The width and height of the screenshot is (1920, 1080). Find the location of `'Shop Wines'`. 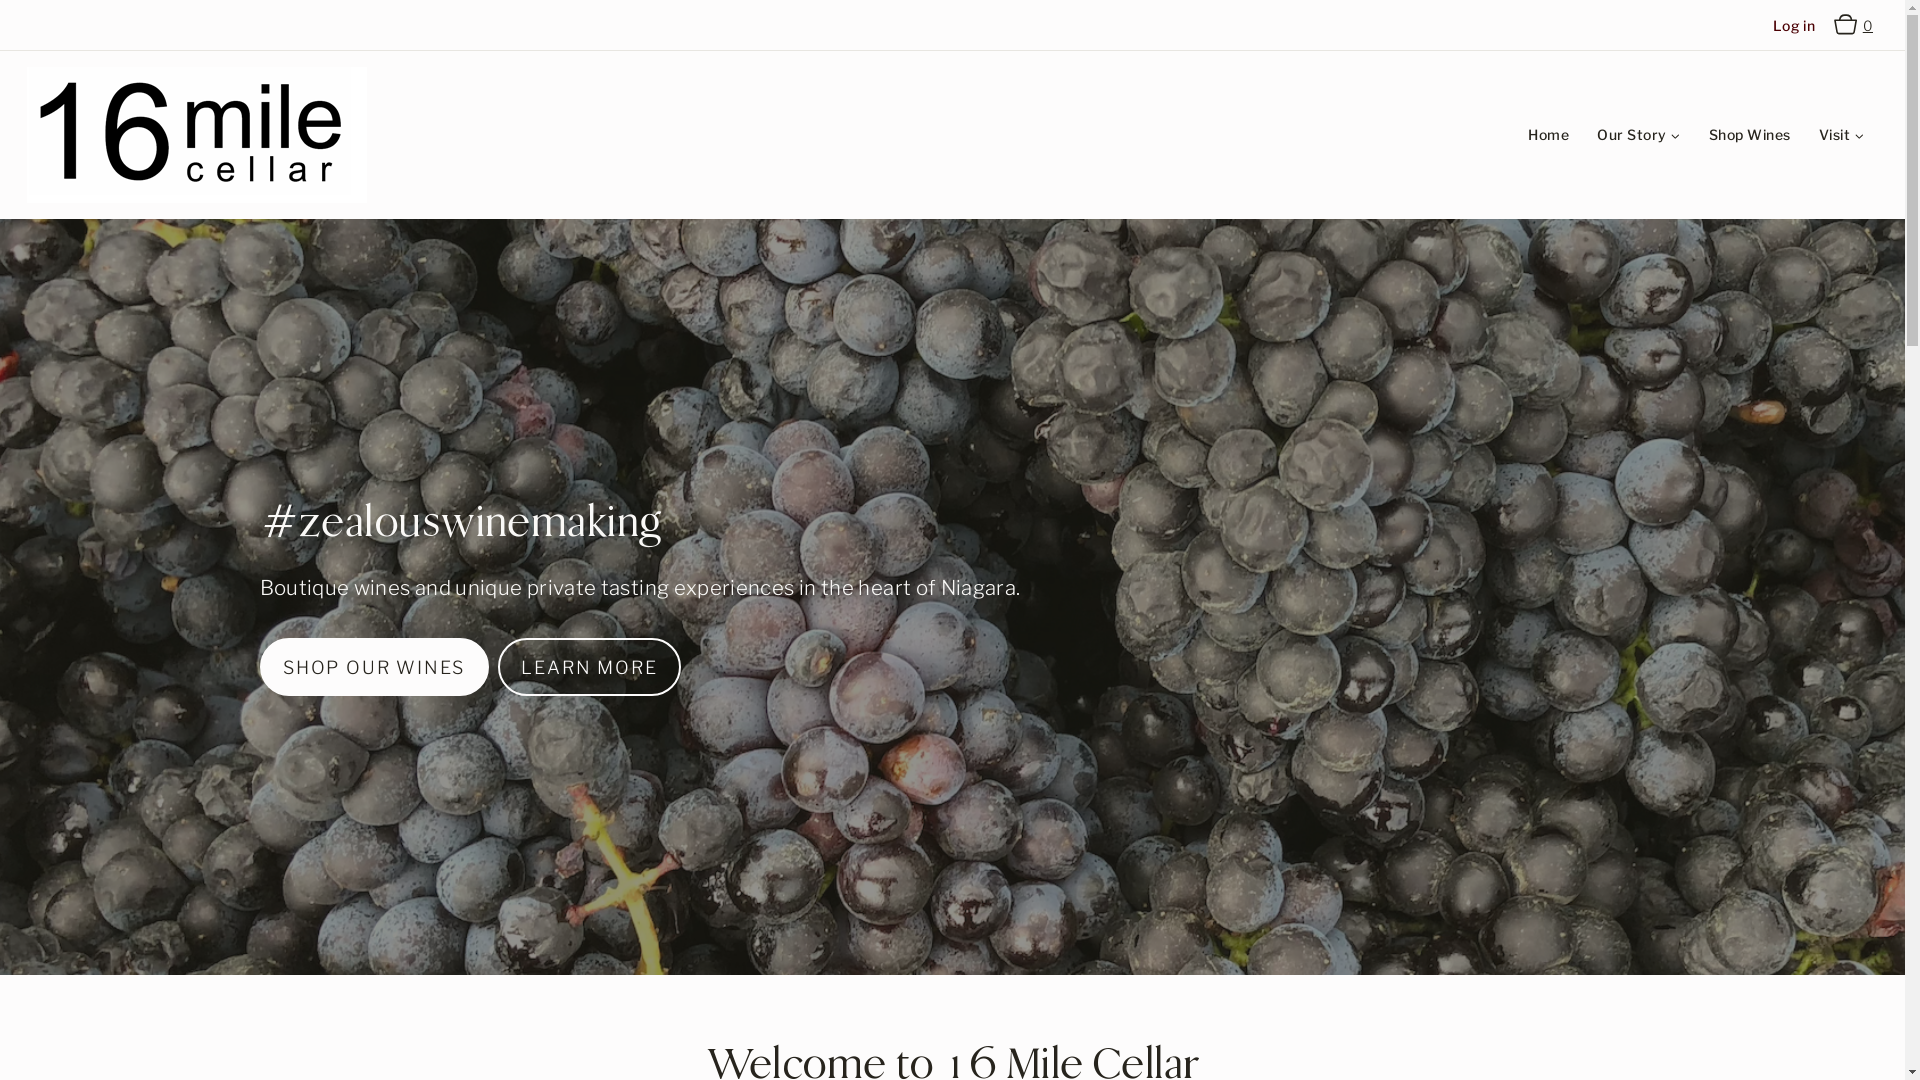

'Shop Wines' is located at coordinates (1749, 135).